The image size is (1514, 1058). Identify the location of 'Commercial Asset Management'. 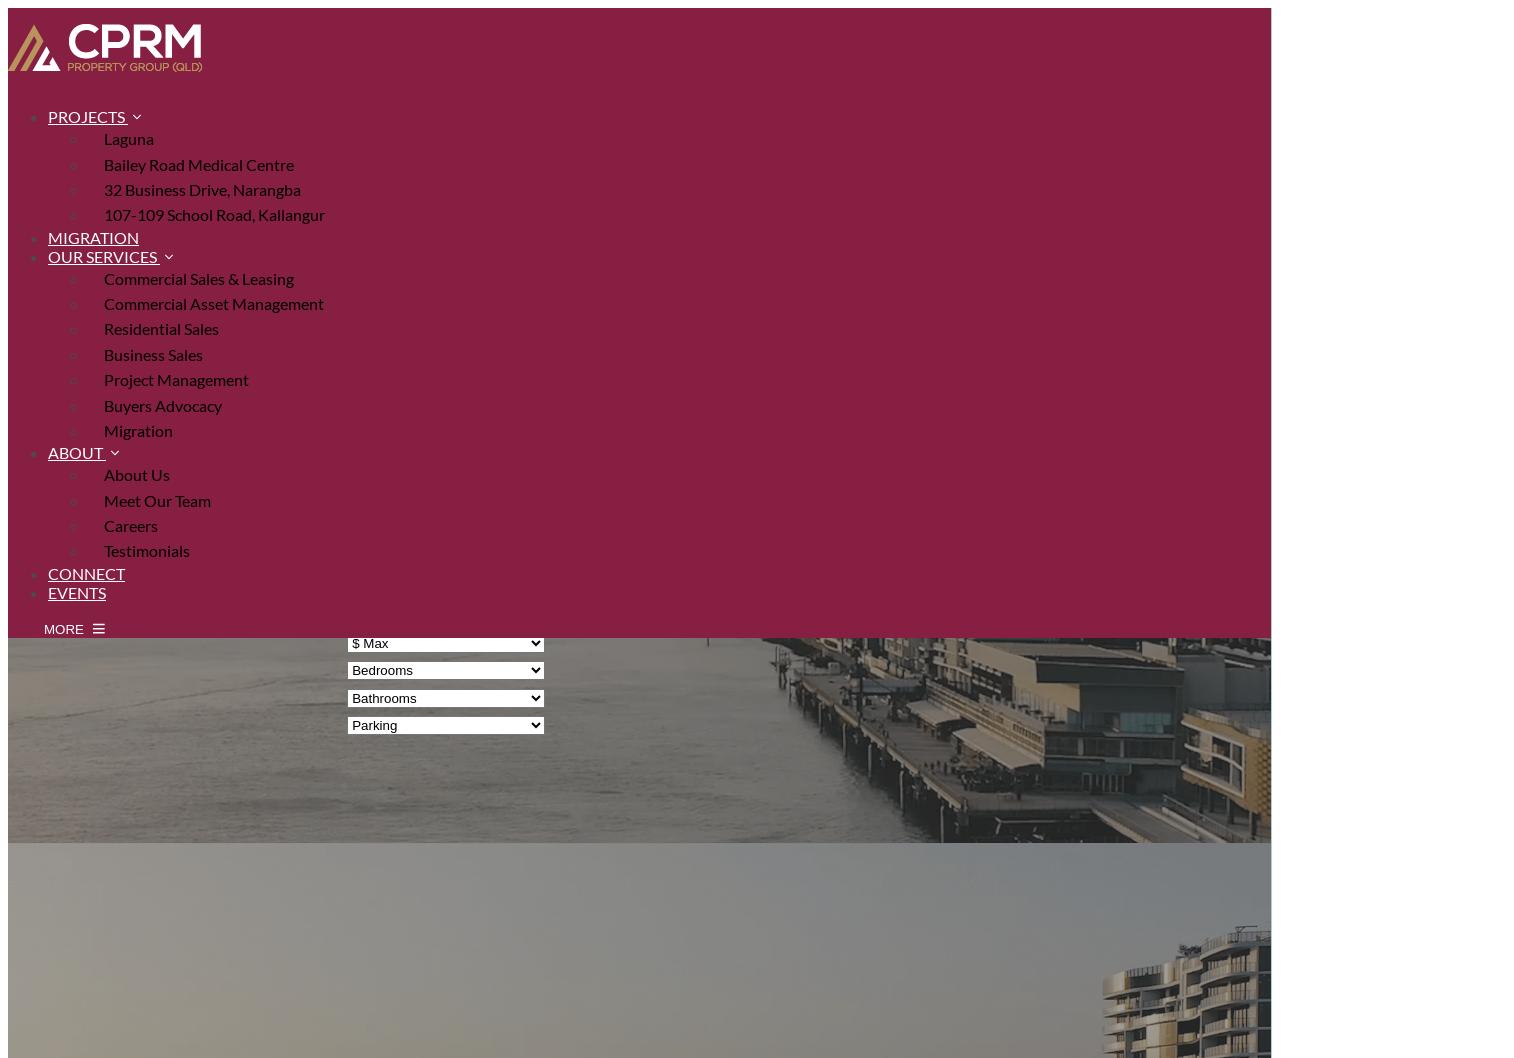
(103, 302).